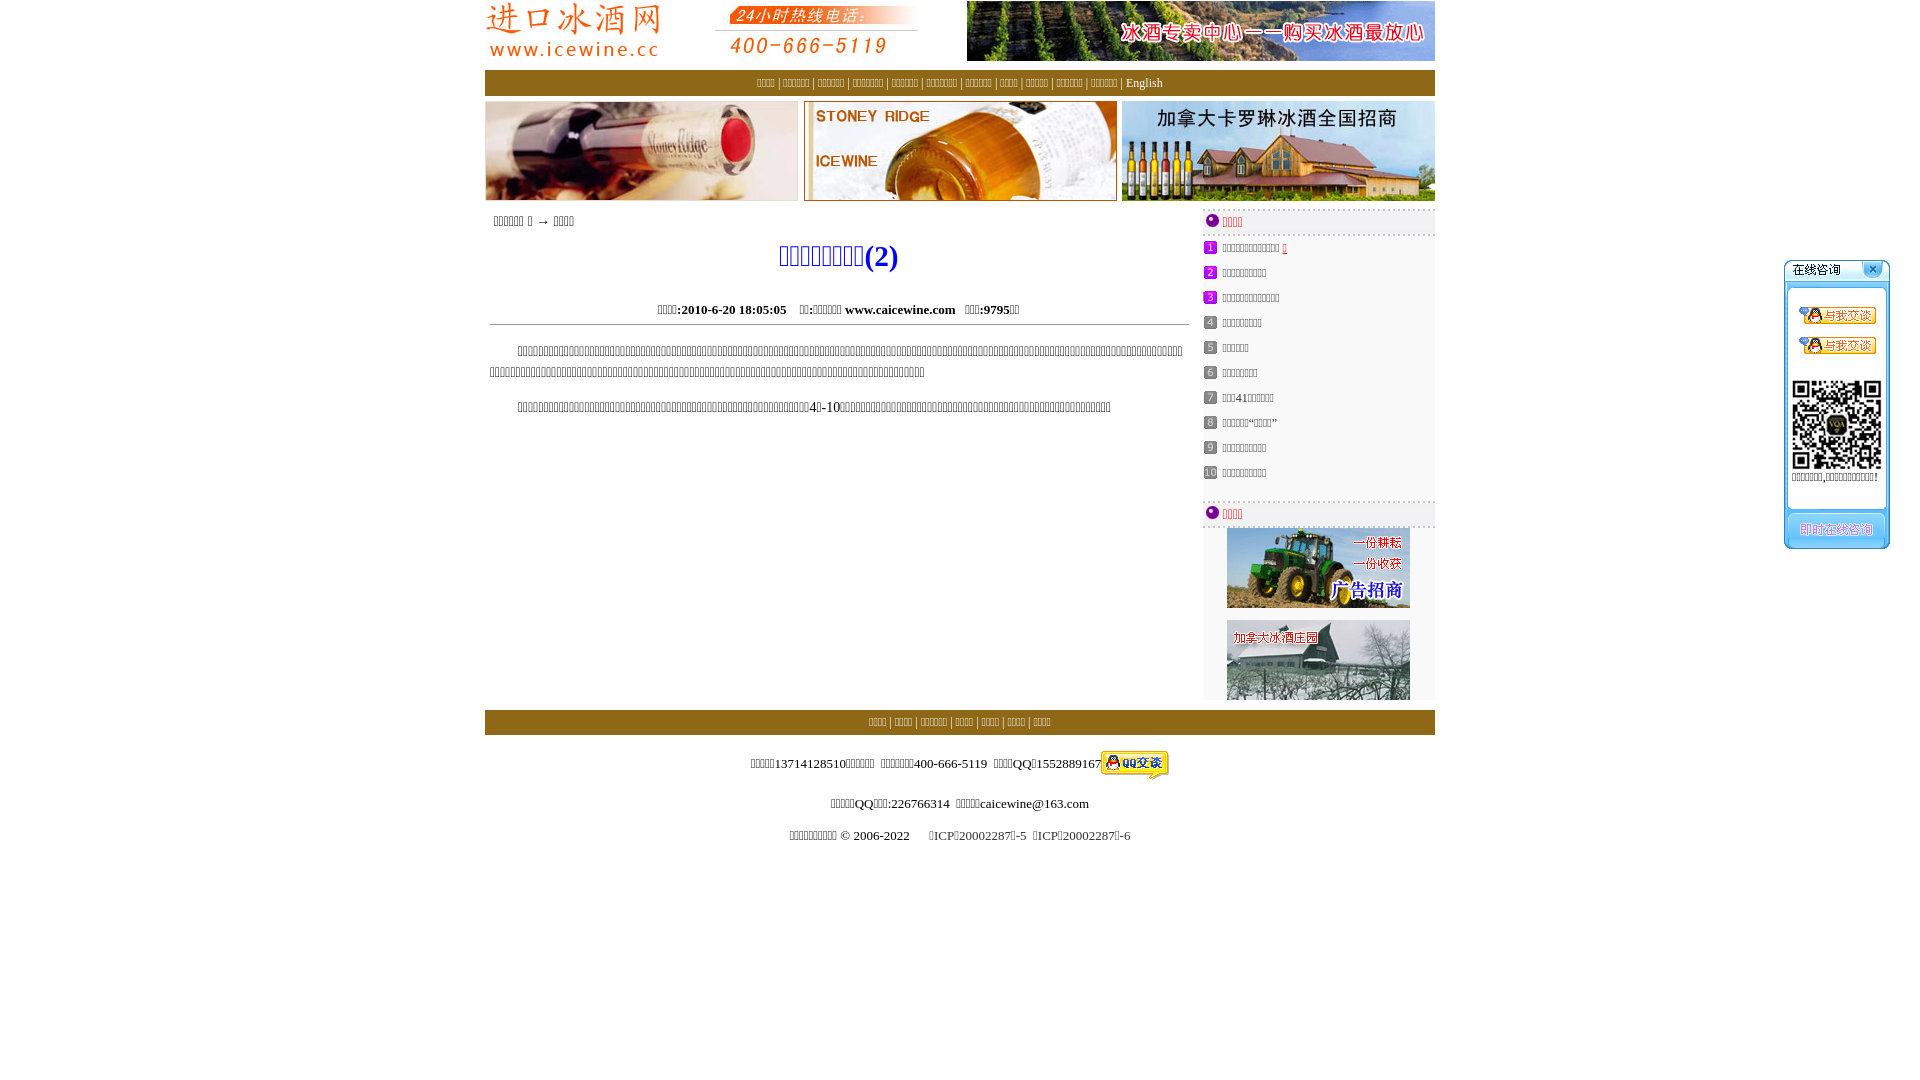 The image size is (1920, 1080). Describe the element at coordinates (1126, 82) in the screenshot. I see `'English'` at that location.